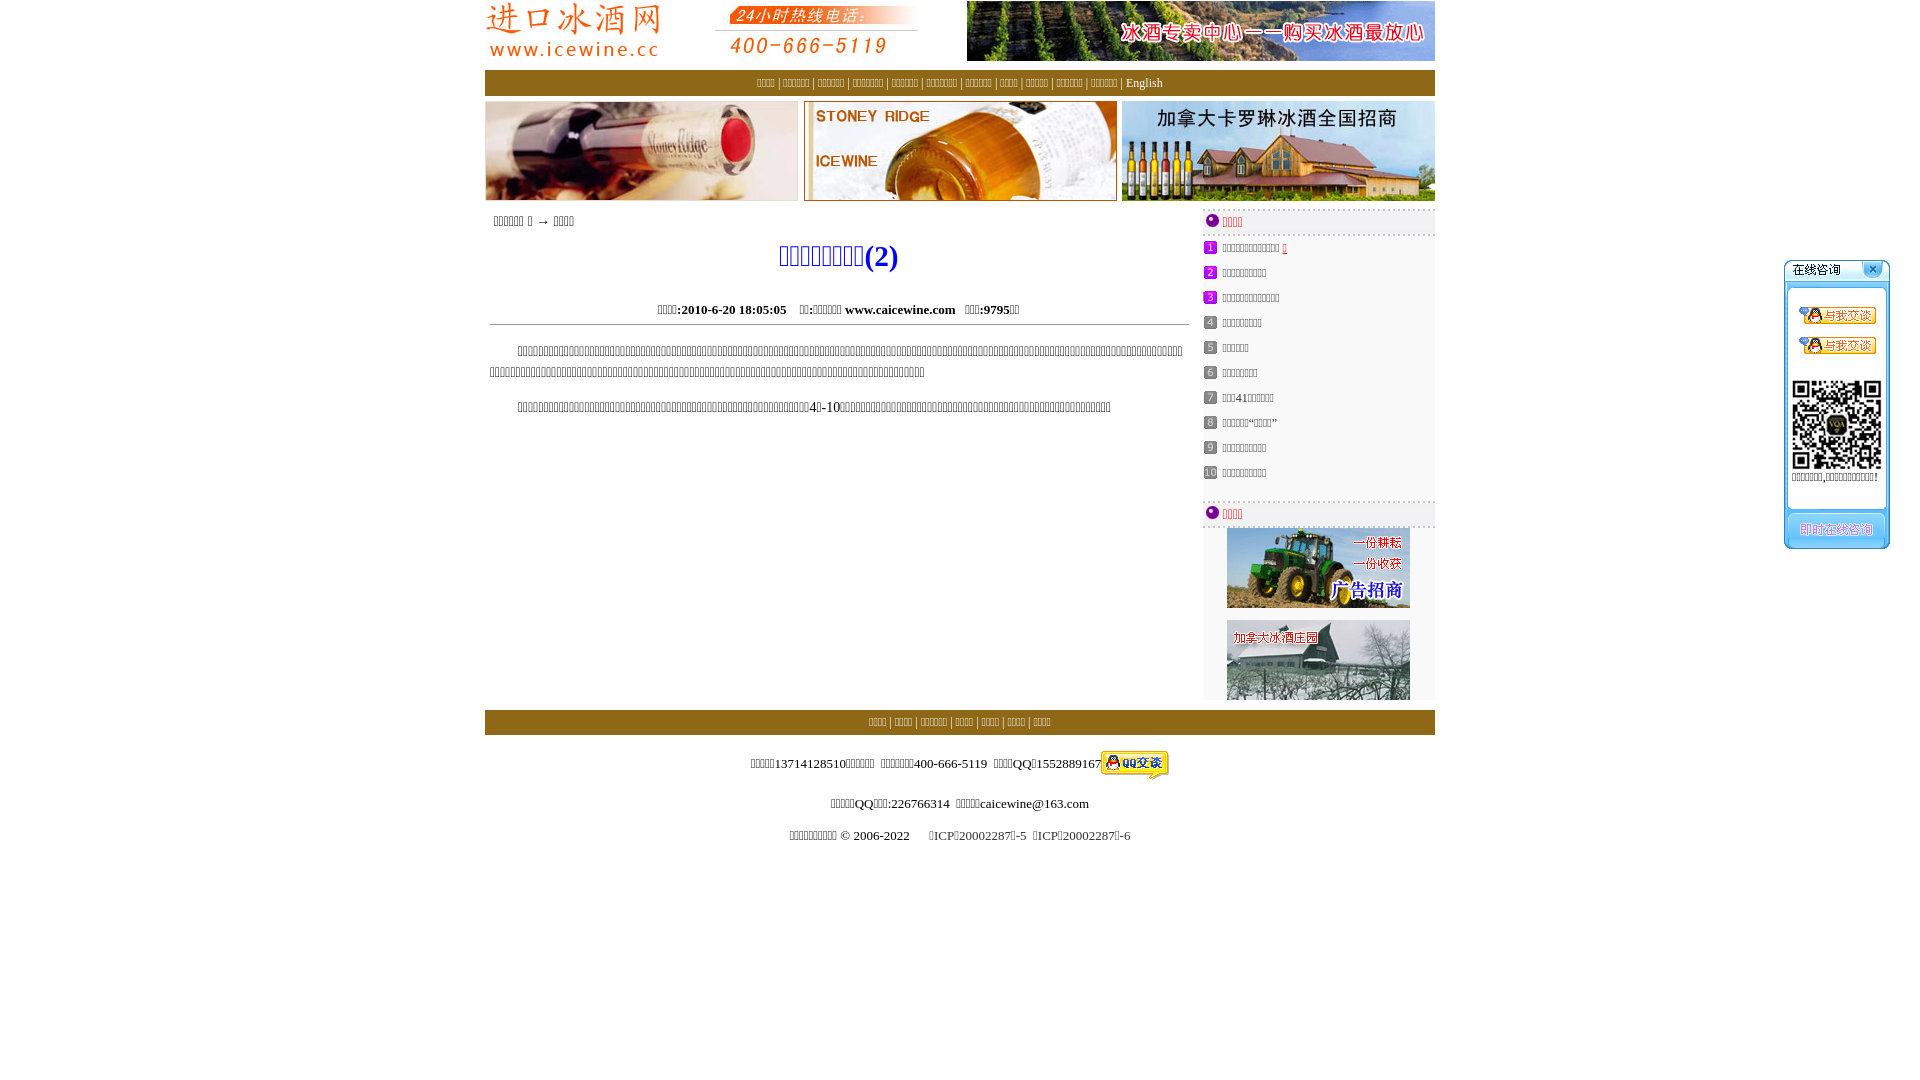 The image size is (1920, 1080). Describe the element at coordinates (1126, 82) in the screenshot. I see `'English'` at that location.